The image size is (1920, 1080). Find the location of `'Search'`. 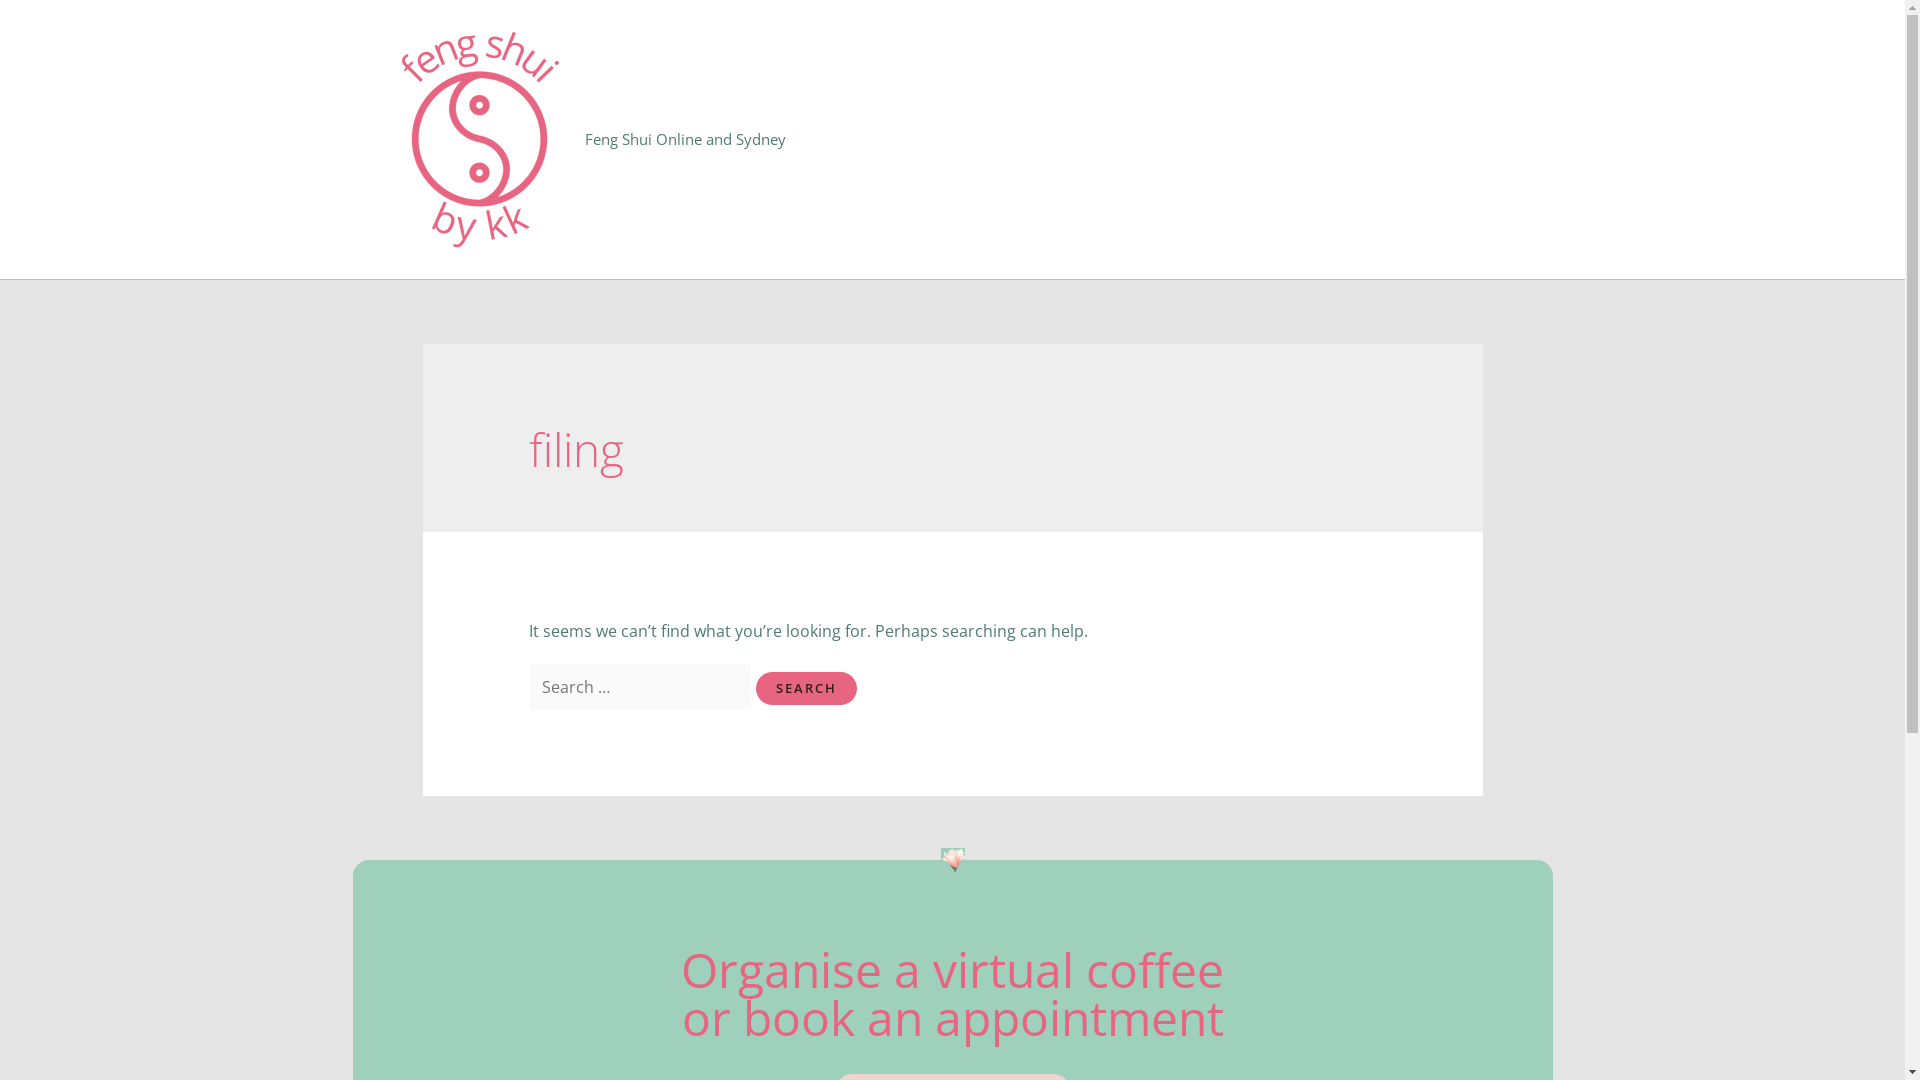

'Search' is located at coordinates (806, 687).